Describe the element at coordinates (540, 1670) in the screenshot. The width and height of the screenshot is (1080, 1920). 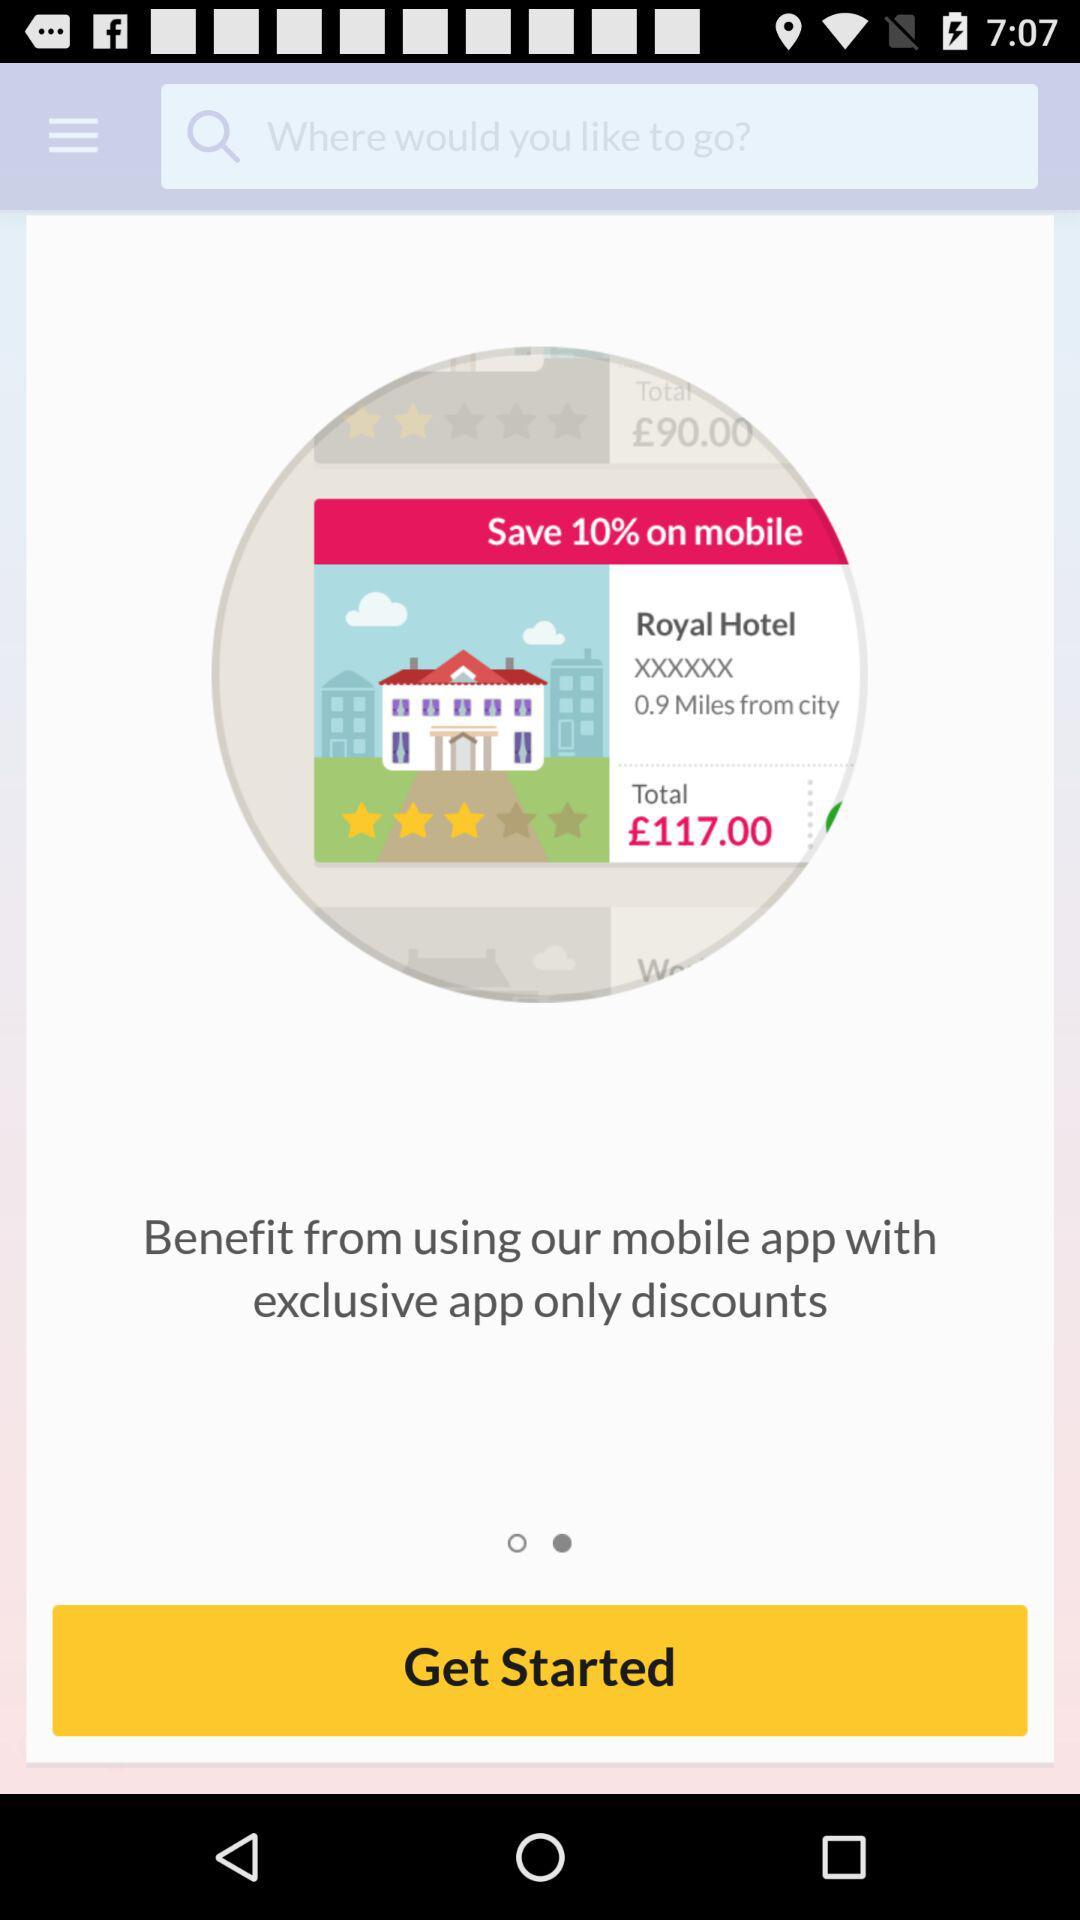
I see `get started` at that location.